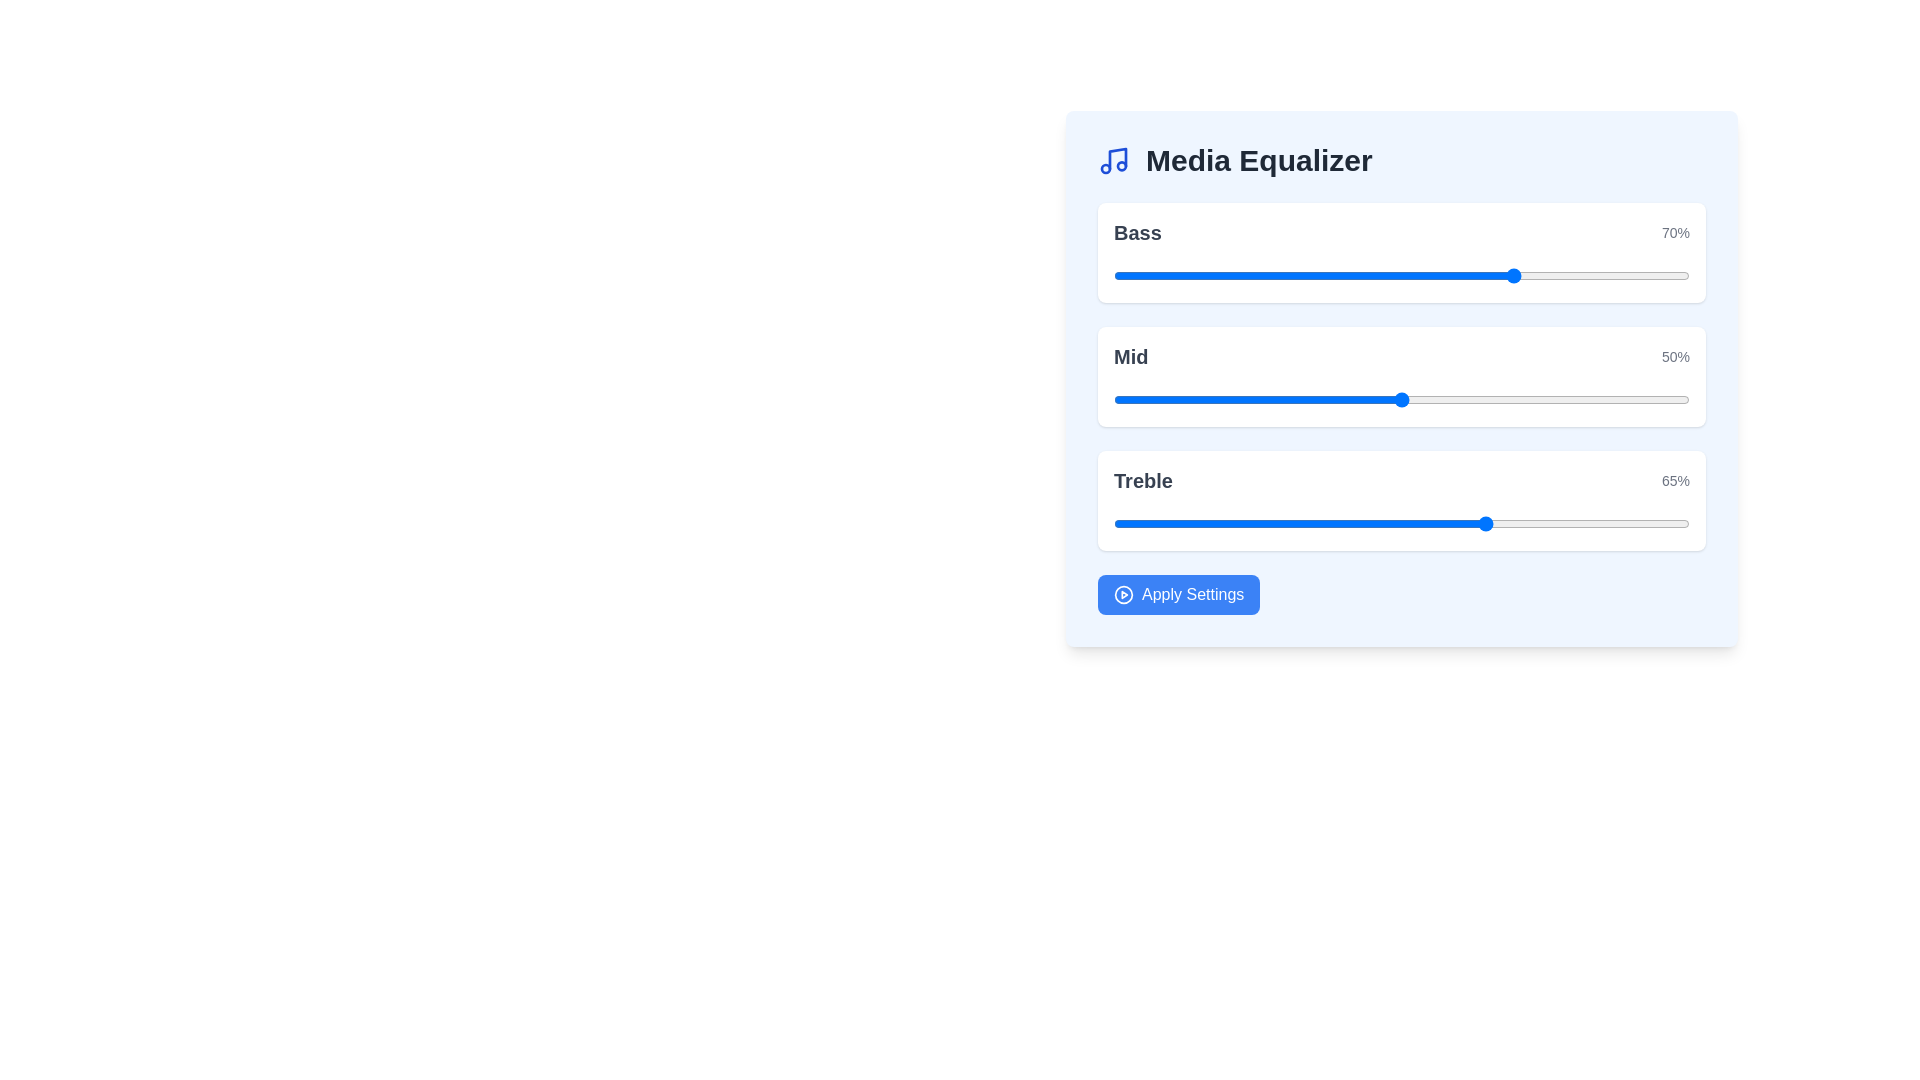 The height and width of the screenshot is (1080, 1920). What do you see at coordinates (1338, 272) in the screenshot?
I see `the bass level` at bounding box center [1338, 272].